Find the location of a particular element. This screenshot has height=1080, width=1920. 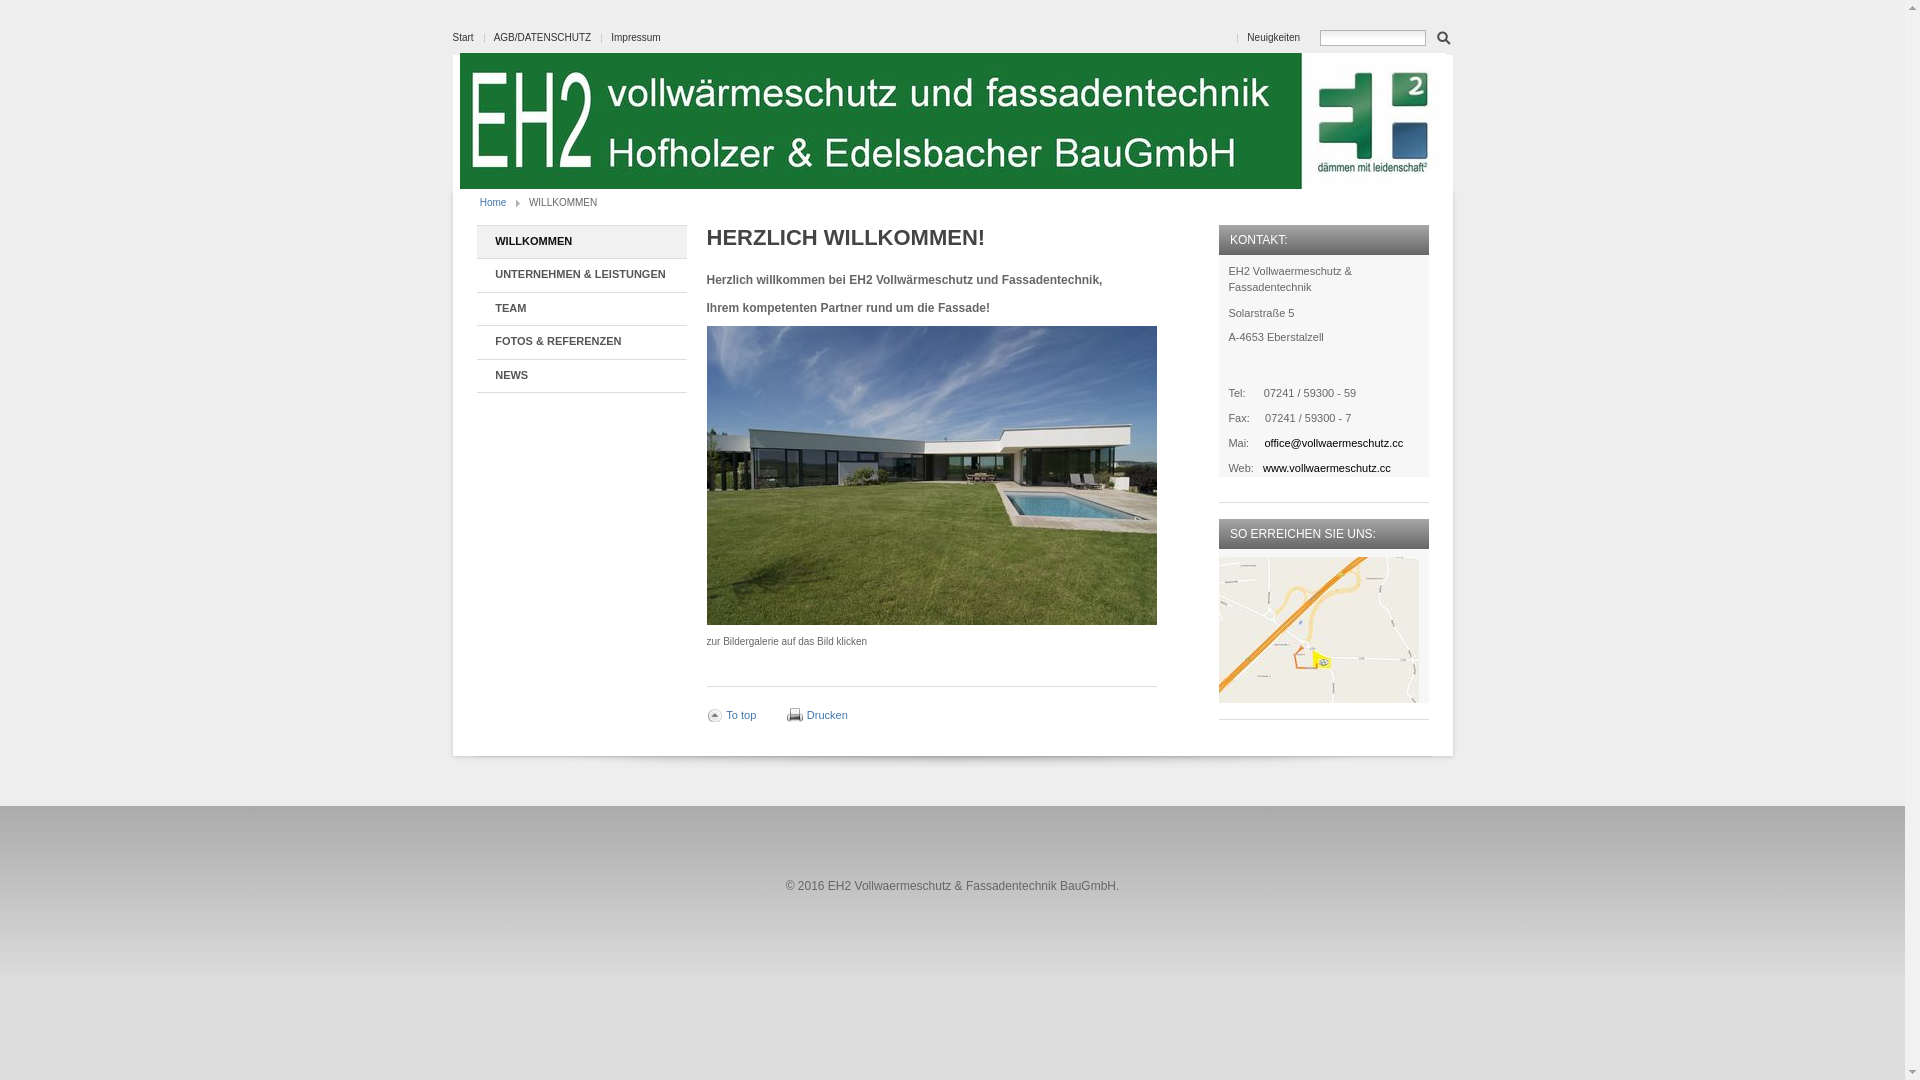

'To top' is located at coordinates (729, 713).